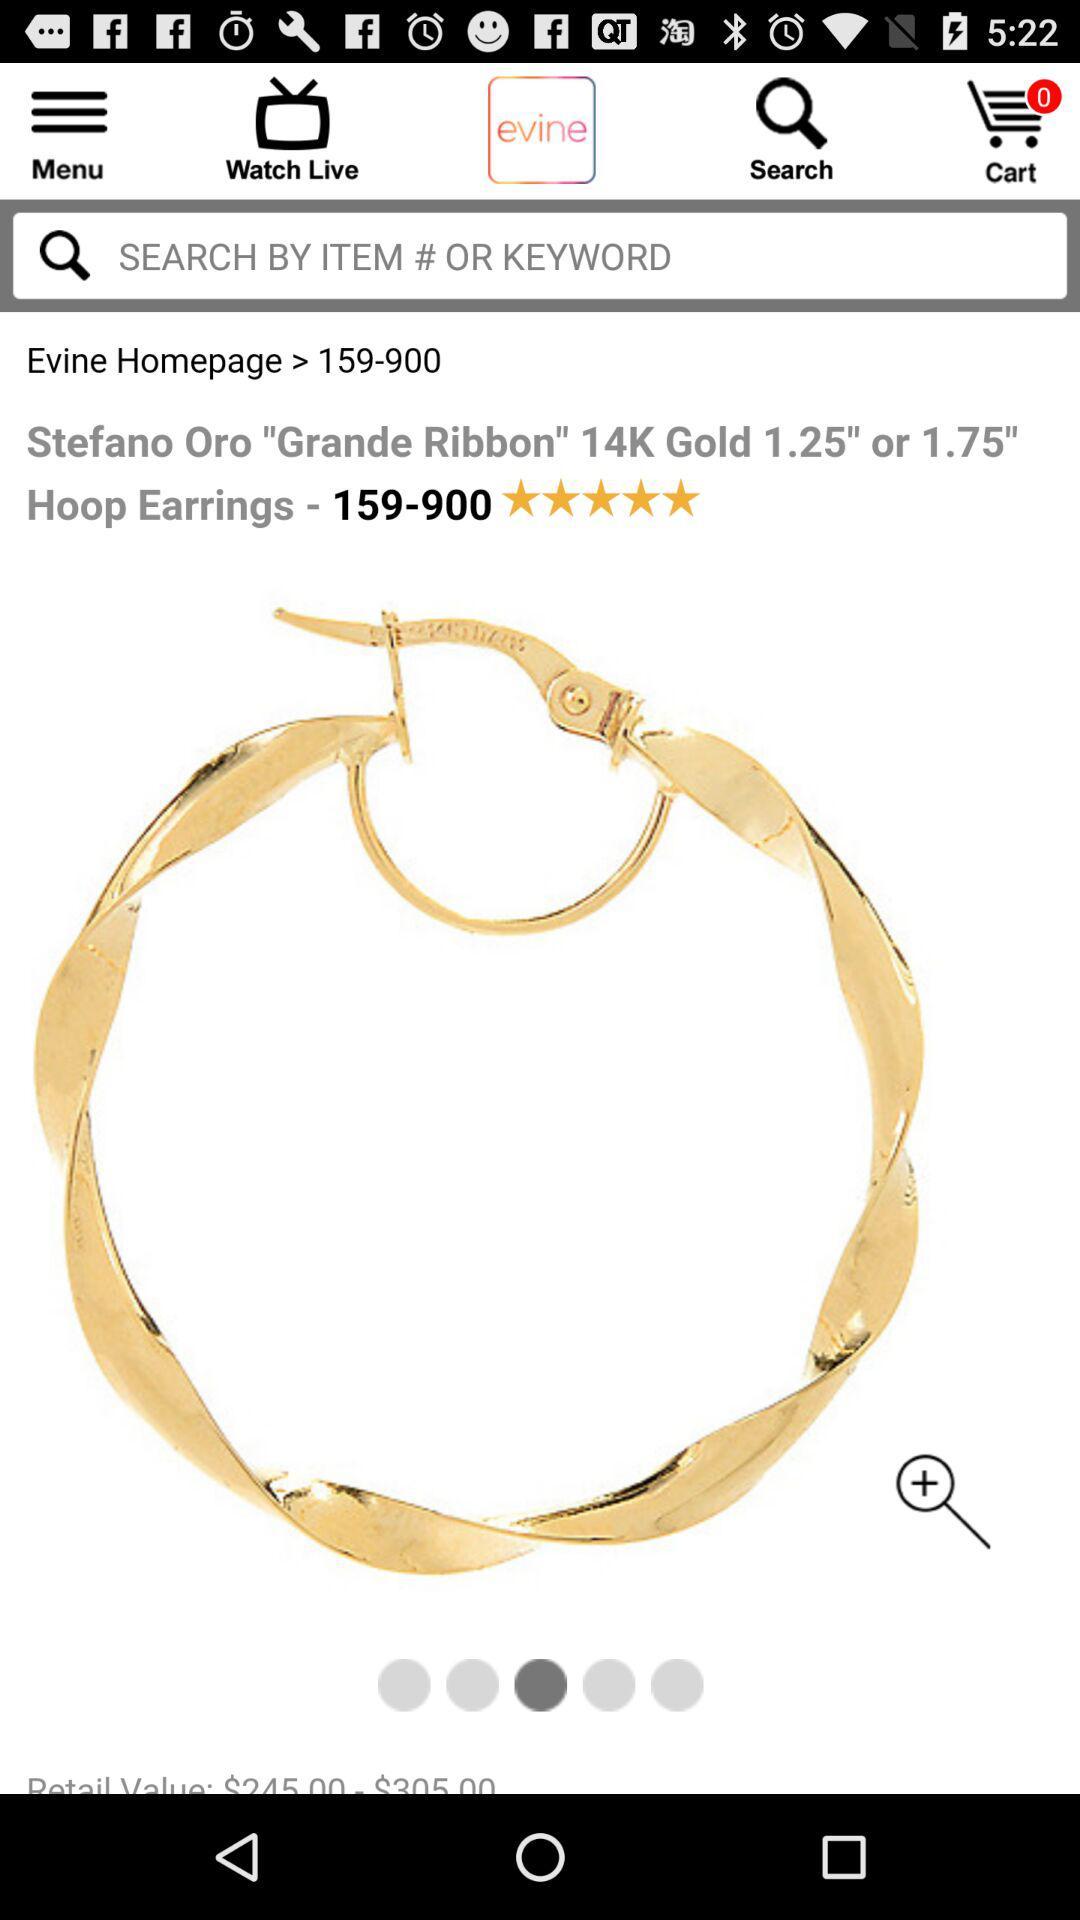  Describe the element at coordinates (1010, 139) in the screenshot. I see `the cart icon` at that location.